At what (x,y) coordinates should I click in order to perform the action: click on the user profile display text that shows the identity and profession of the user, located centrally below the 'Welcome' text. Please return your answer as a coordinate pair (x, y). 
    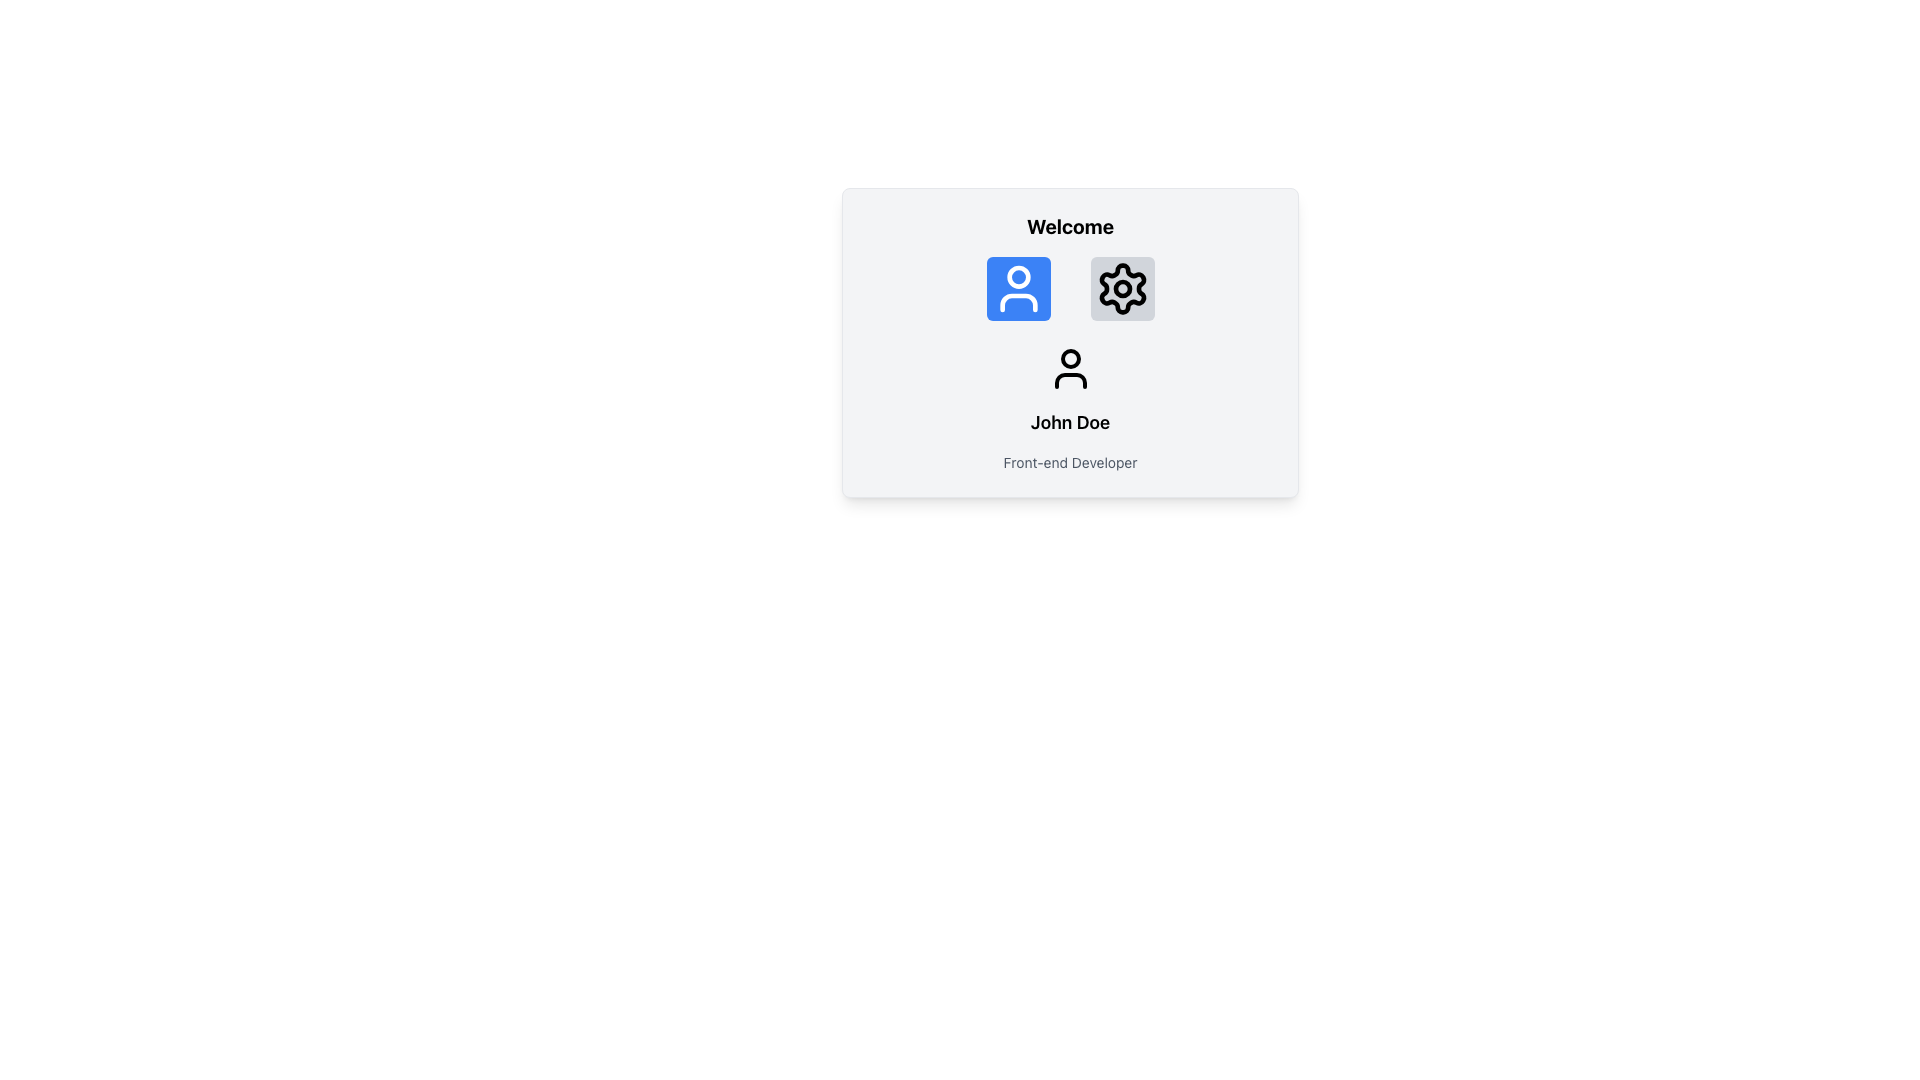
    Looking at the image, I should click on (1069, 407).